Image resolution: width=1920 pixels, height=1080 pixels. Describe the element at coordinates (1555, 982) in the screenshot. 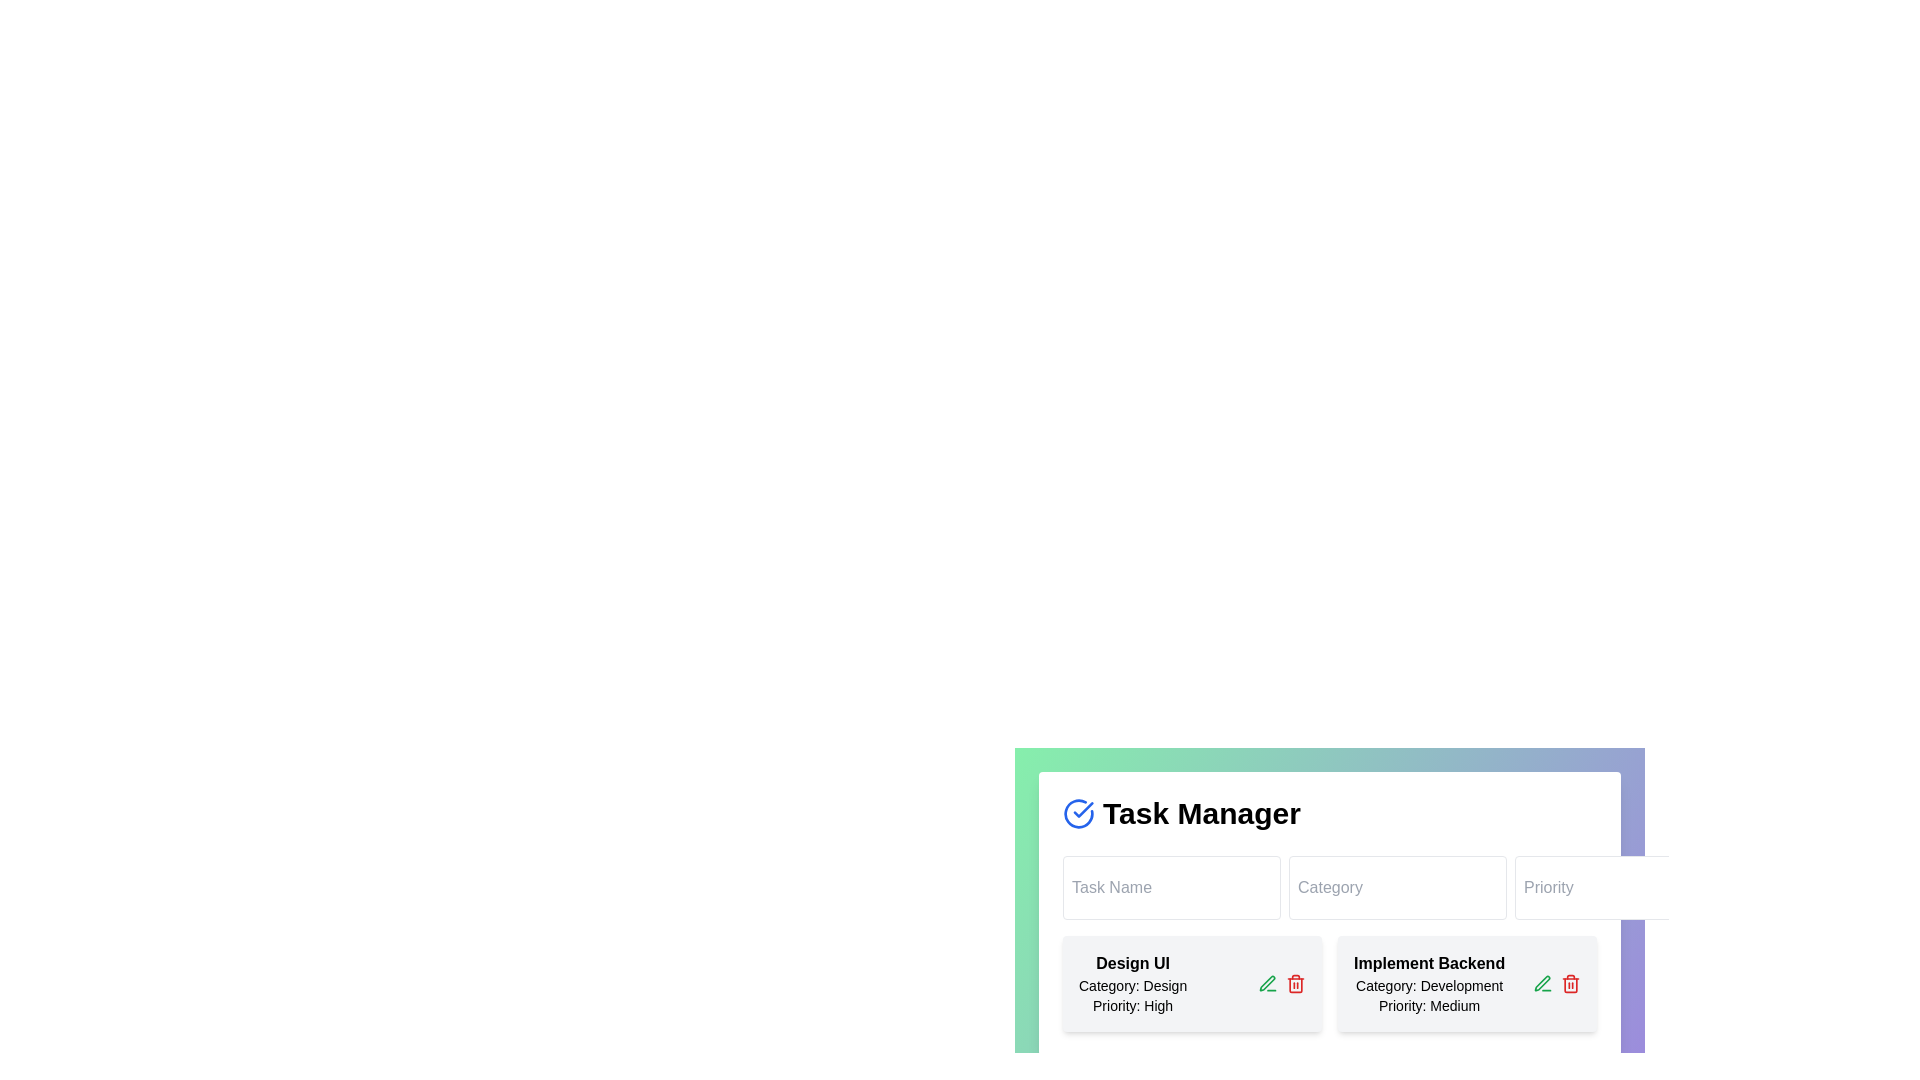

I see `the group of interactive action buttons located in the rightmost task card titled 'Implement Backend'` at that location.